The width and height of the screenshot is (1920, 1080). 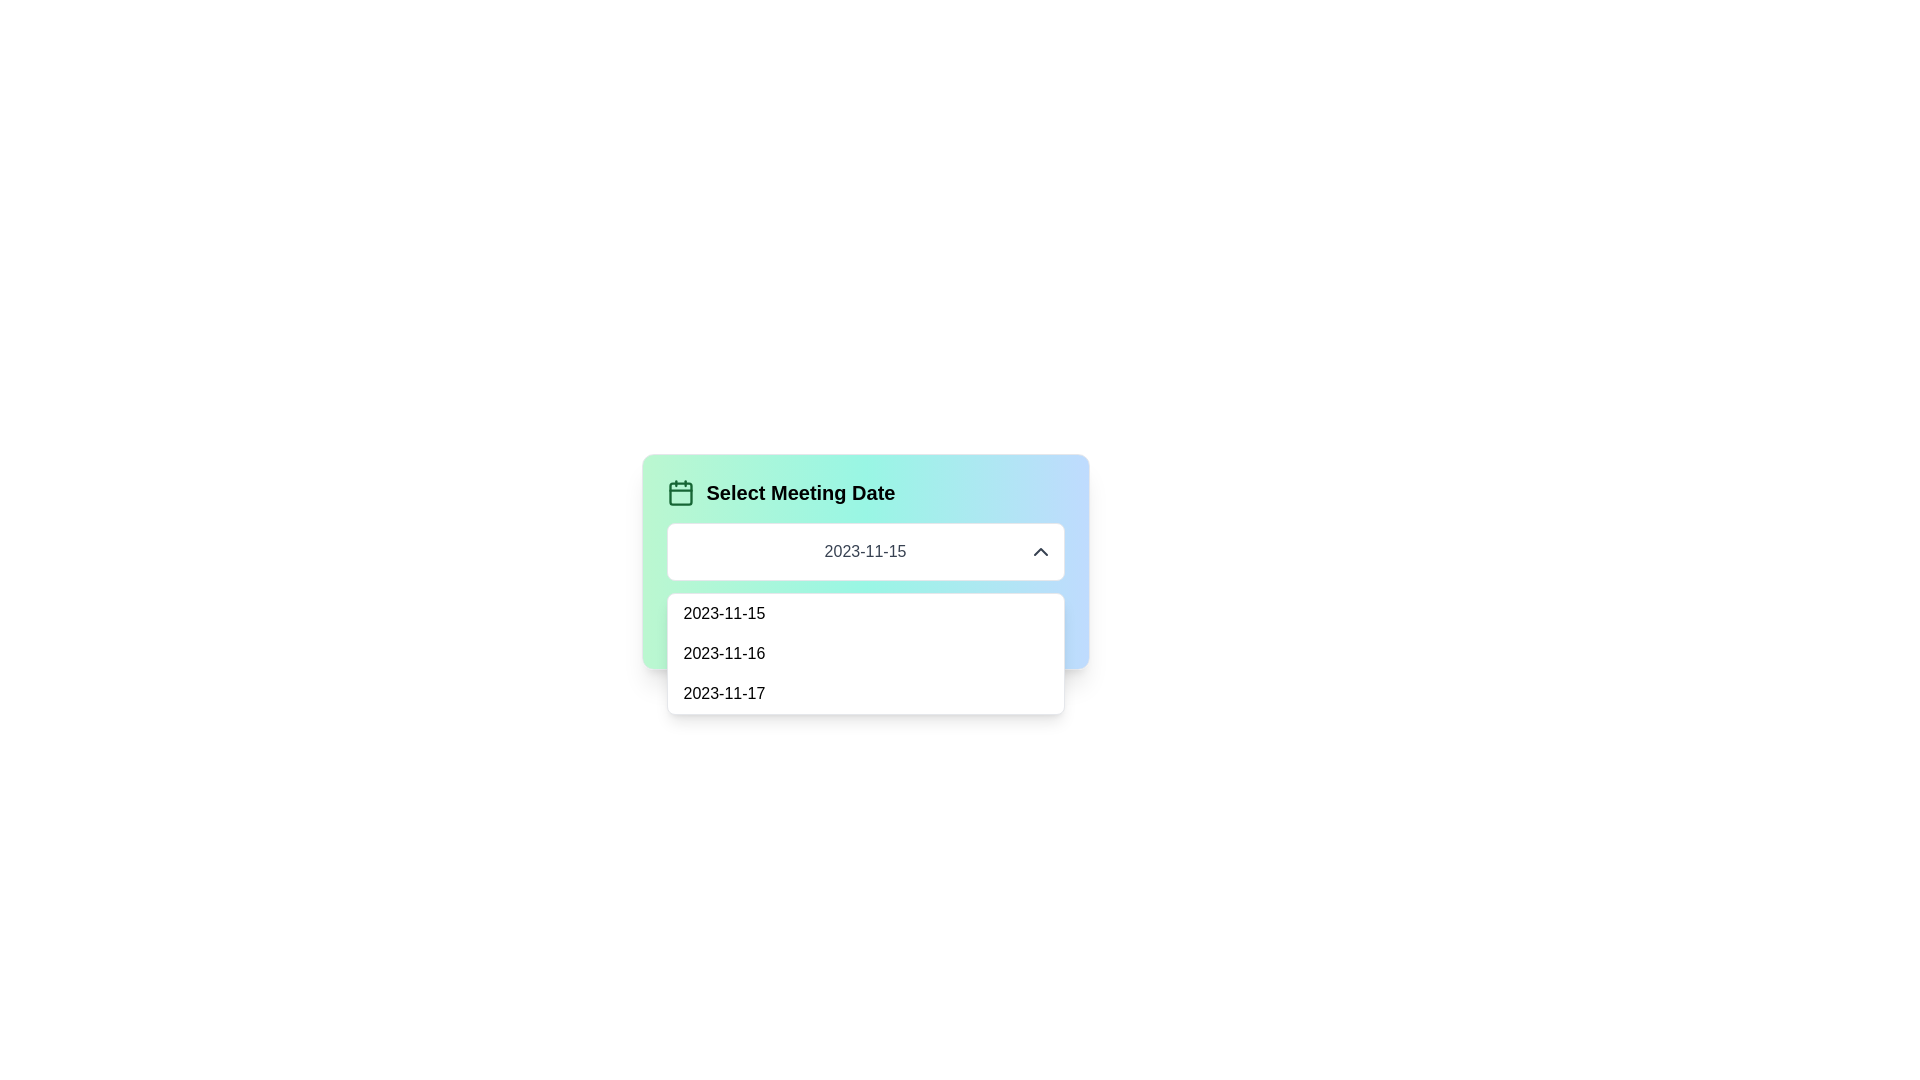 I want to click on the icon button located to the far right of the date input field displaying '2023-11-15', so click(x=1040, y=551).